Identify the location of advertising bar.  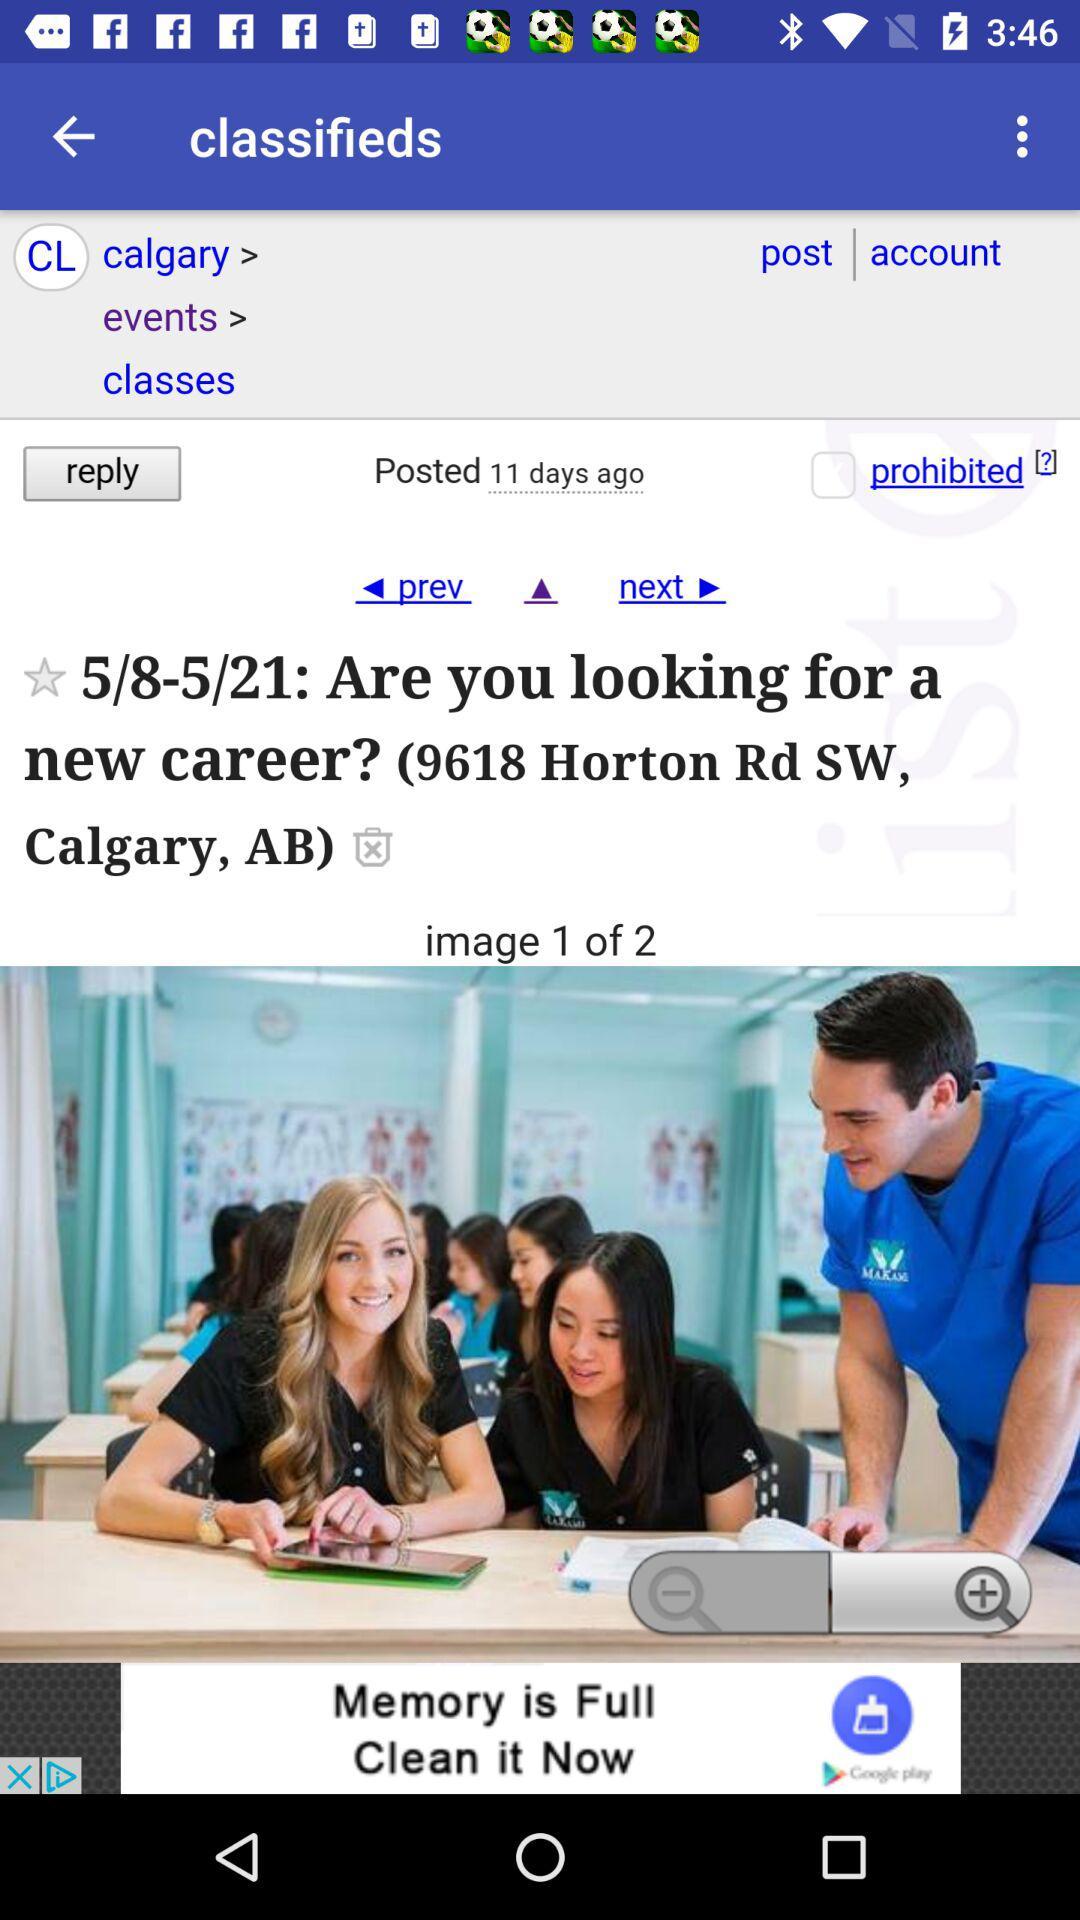
(540, 1727).